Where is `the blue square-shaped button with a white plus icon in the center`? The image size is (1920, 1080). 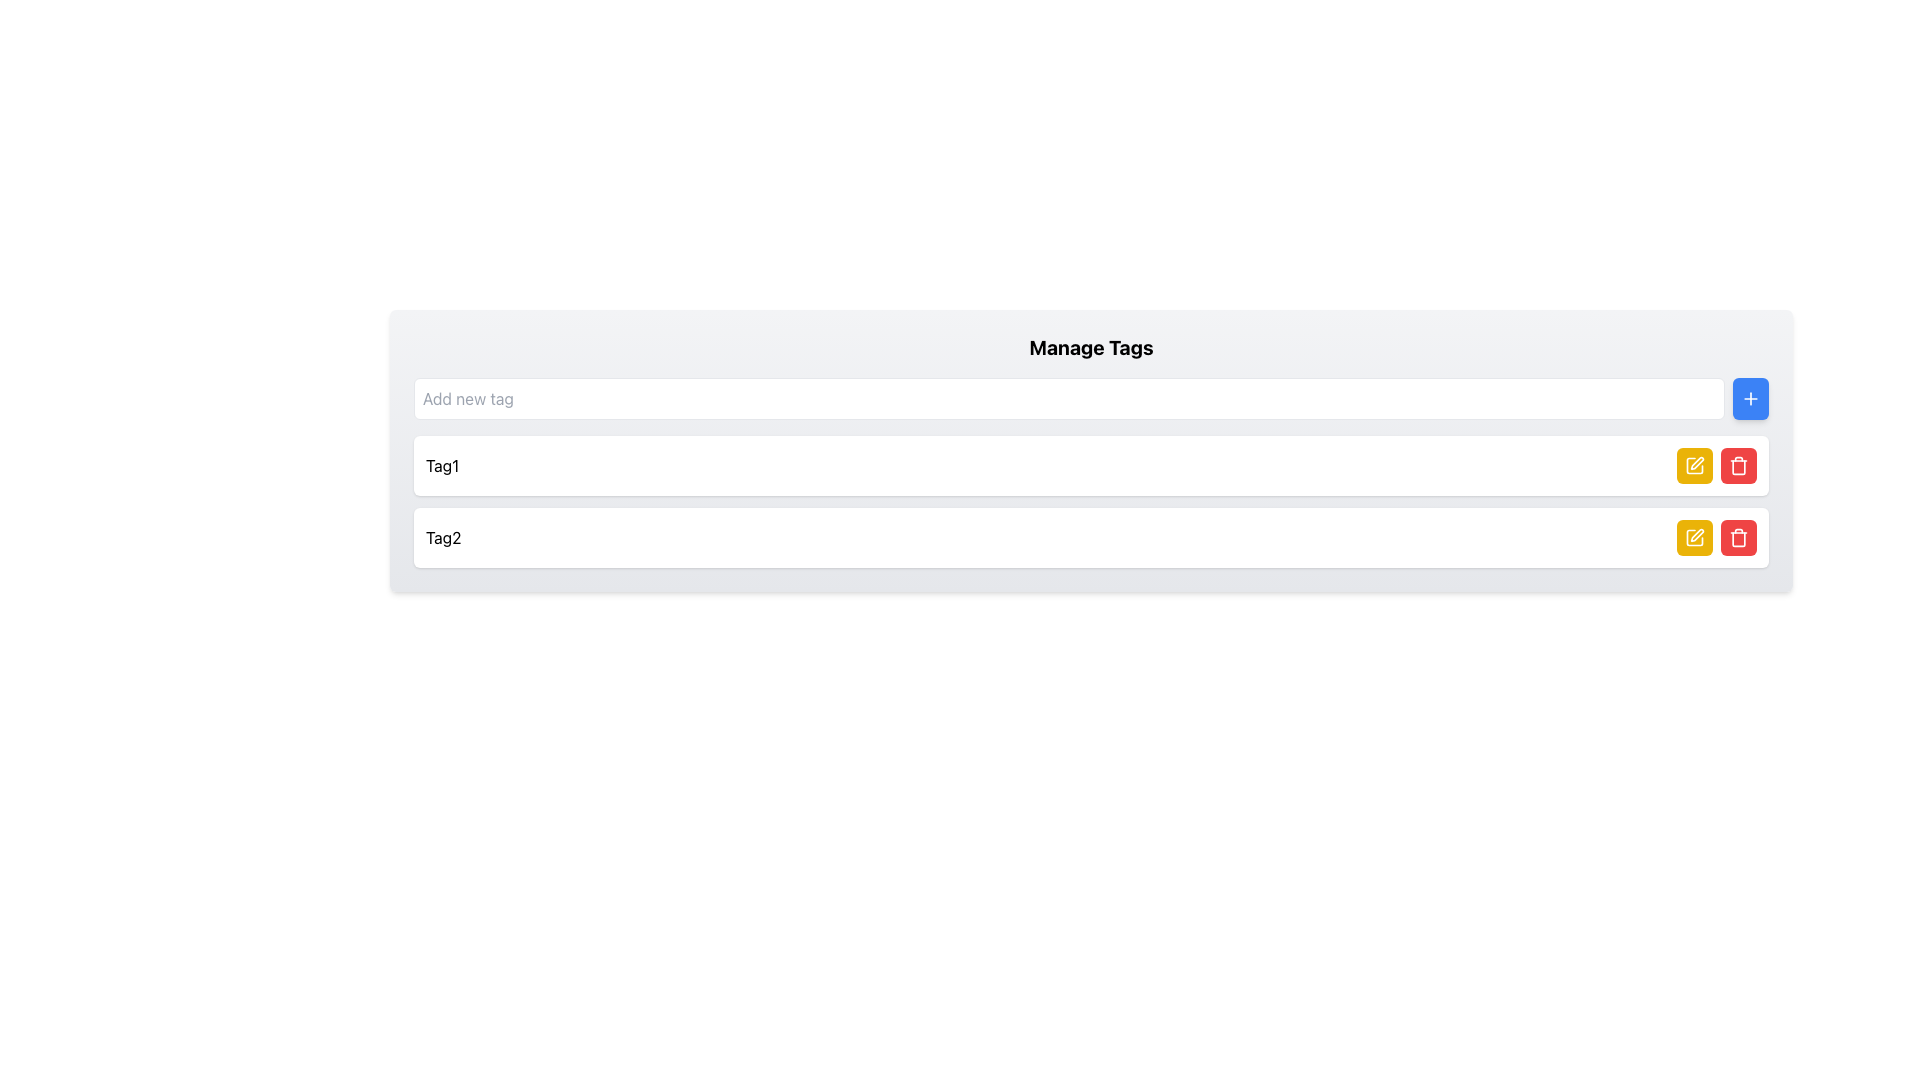
the blue square-shaped button with a white plus icon in the center is located at coordinates (1750, 398).